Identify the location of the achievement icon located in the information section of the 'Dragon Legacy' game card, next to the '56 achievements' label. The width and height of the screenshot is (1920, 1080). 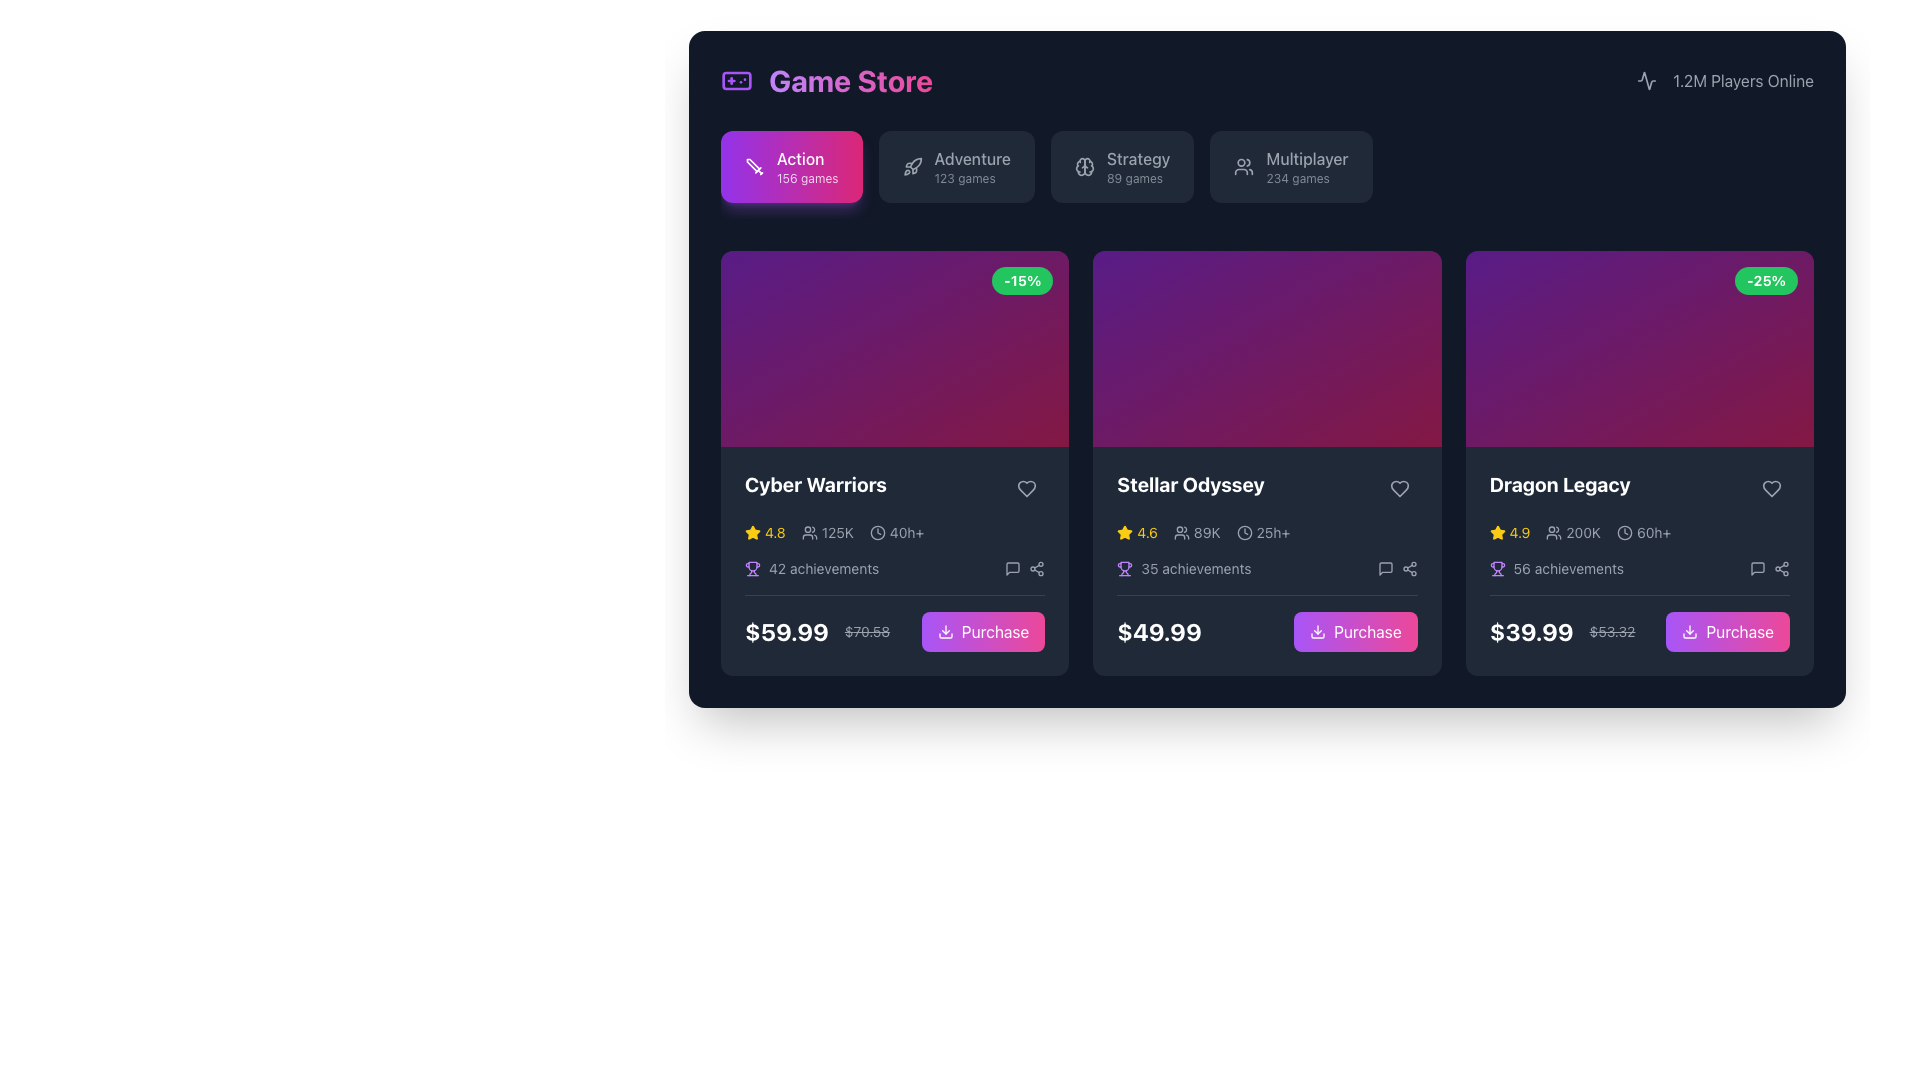
(1497, 568).